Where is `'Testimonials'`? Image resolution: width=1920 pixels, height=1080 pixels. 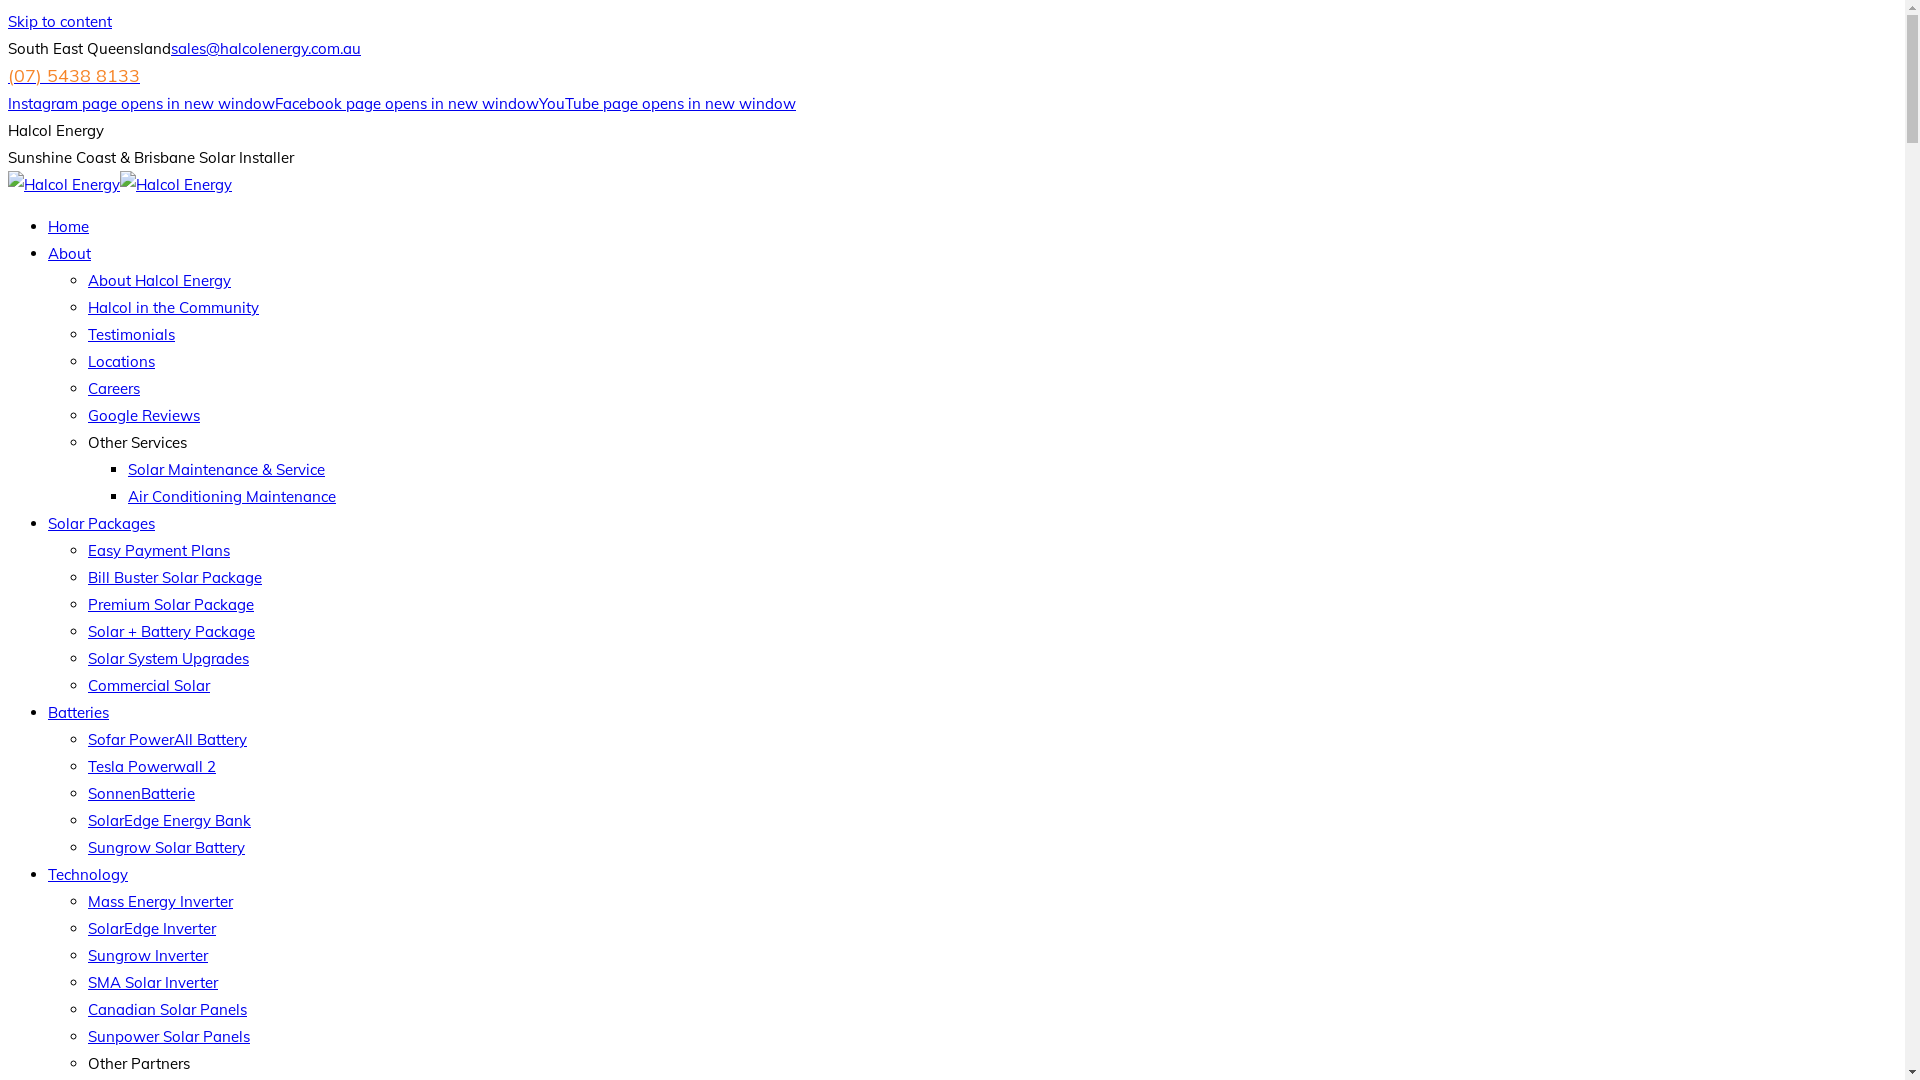
'Testimonials' is located at coordinates (130, 333).